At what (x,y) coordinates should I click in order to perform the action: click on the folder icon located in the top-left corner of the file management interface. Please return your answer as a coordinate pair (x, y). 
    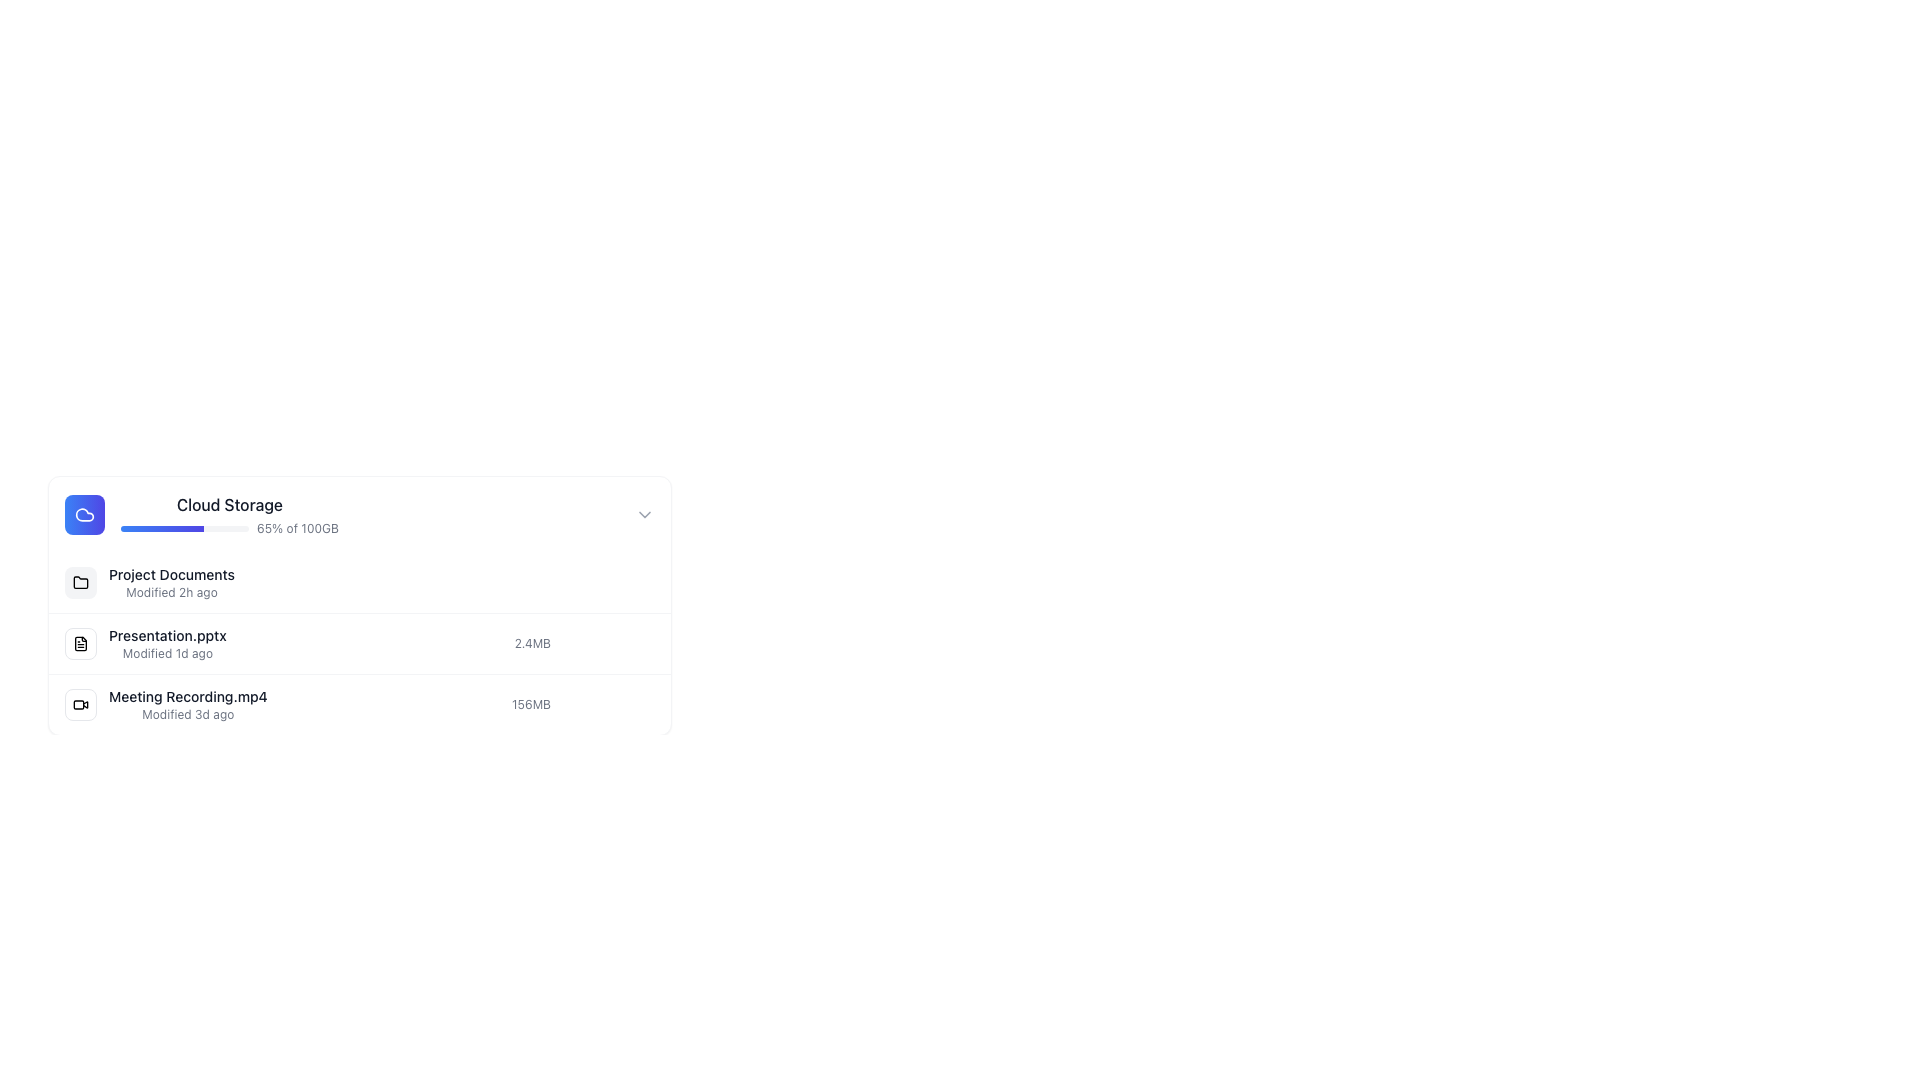
    Looking at the image, I should click on (80, 582).